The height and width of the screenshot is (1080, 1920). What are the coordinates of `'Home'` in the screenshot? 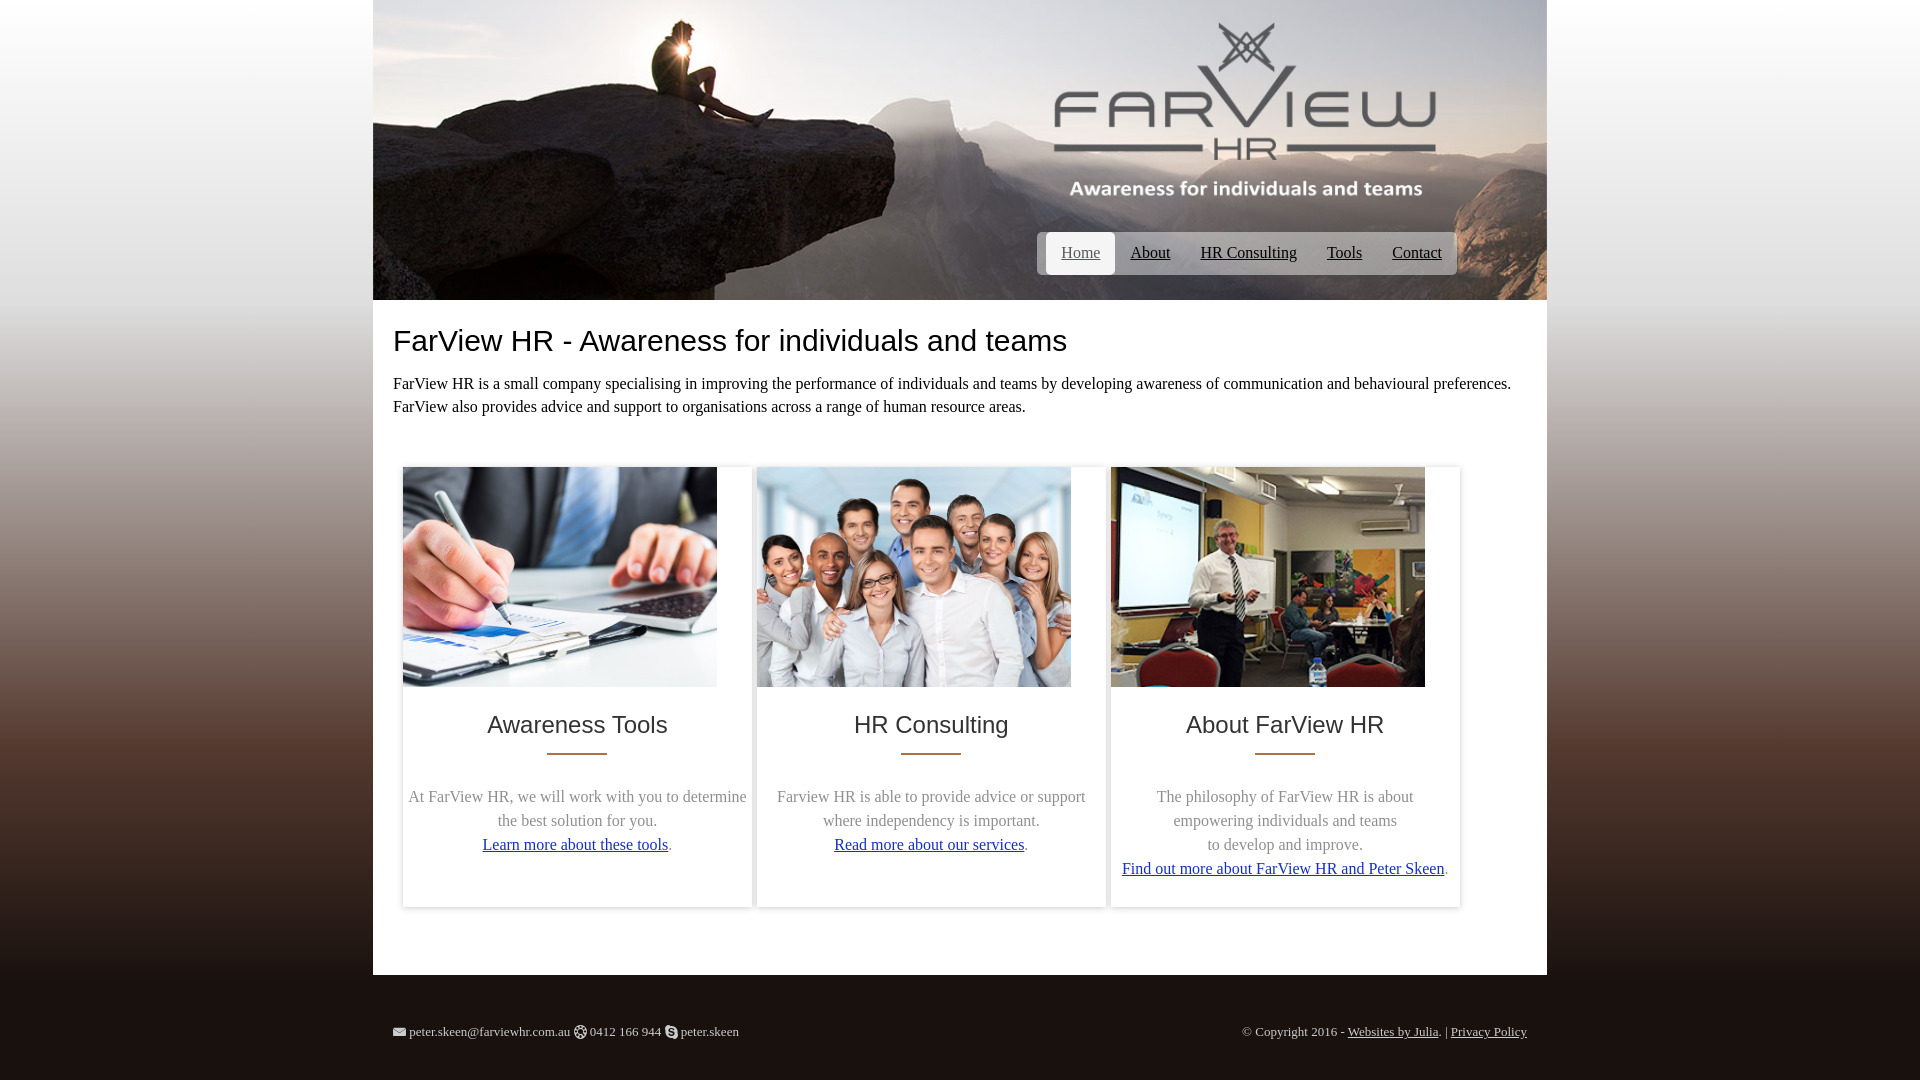 It's located at (1045, 252).